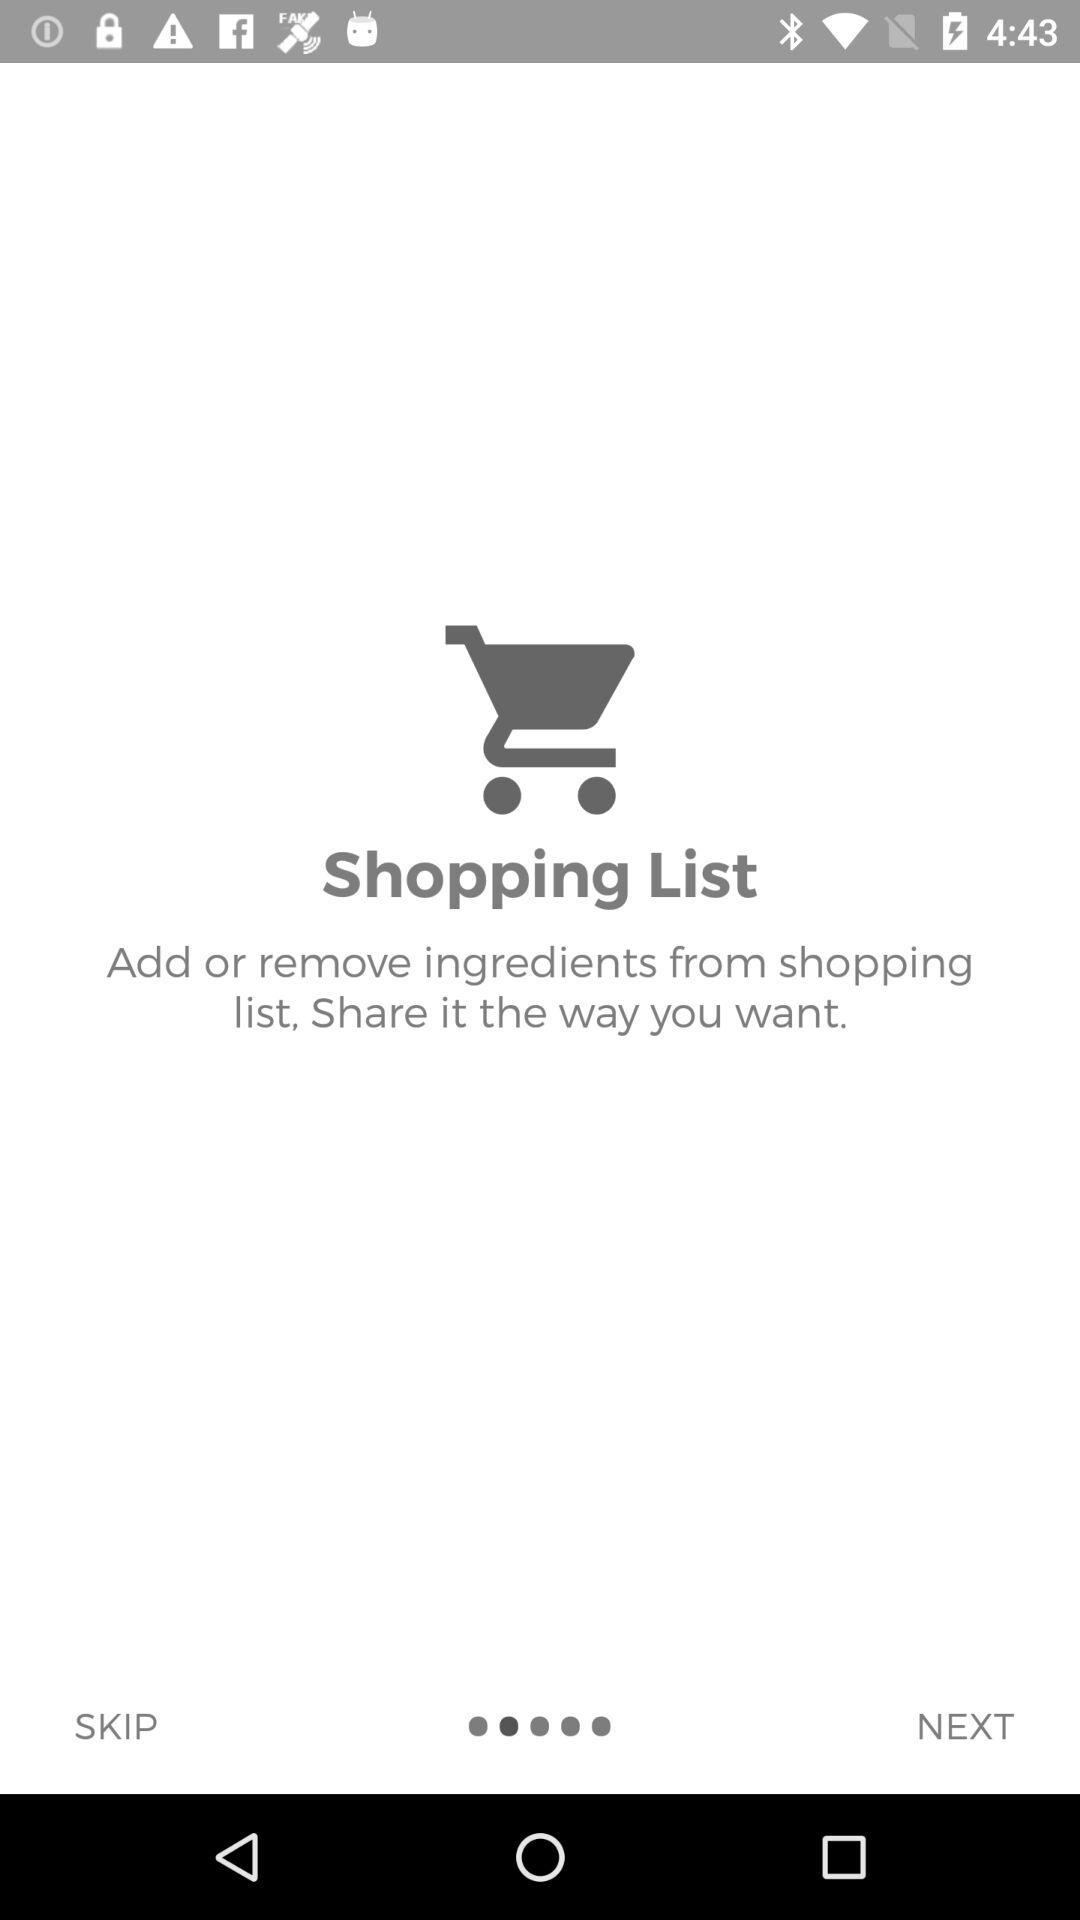  What do you see at coordinates (963, 1724) in the screenshot?
I see `the next icon` at bounding box center [963, 1724].